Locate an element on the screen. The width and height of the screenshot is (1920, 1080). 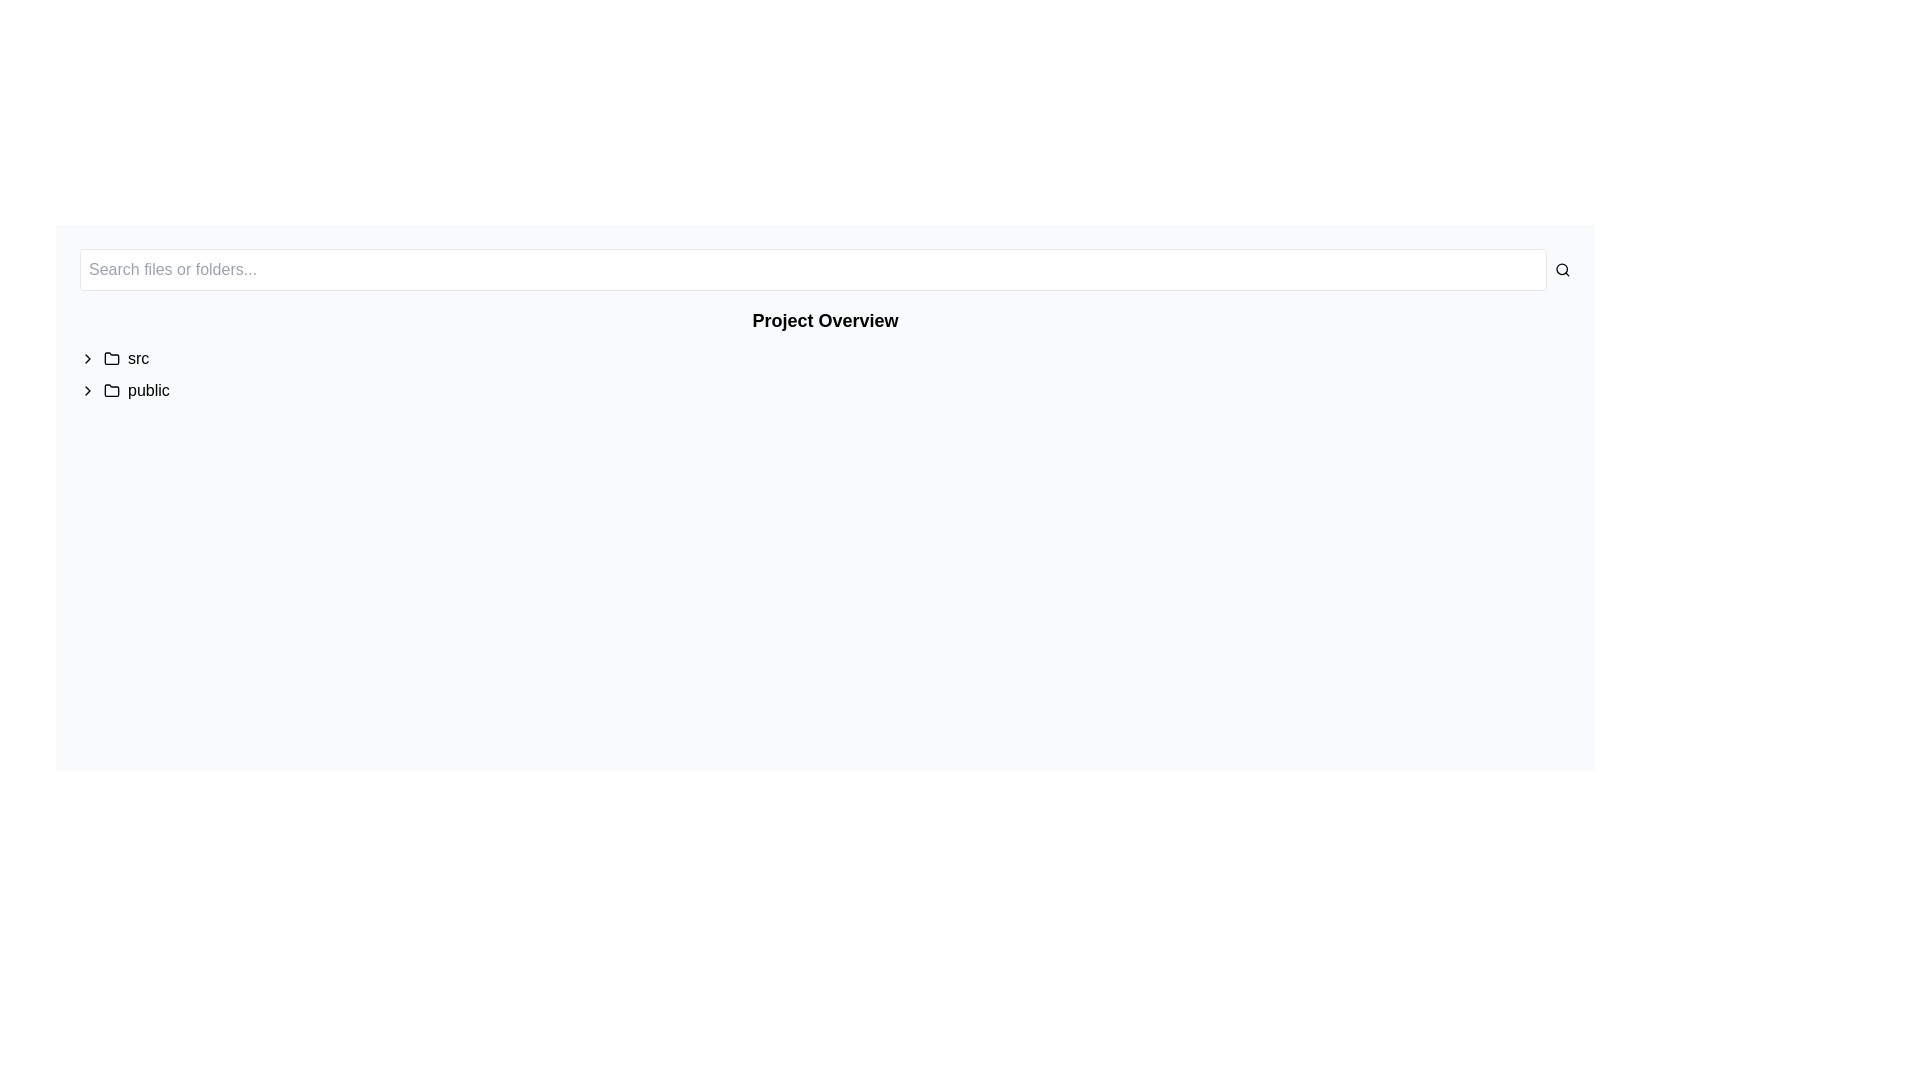
the input area of the Search bar, which is horizontally elongated and located at the top of the interface, to focus on it is located at coordinates (825, 270).